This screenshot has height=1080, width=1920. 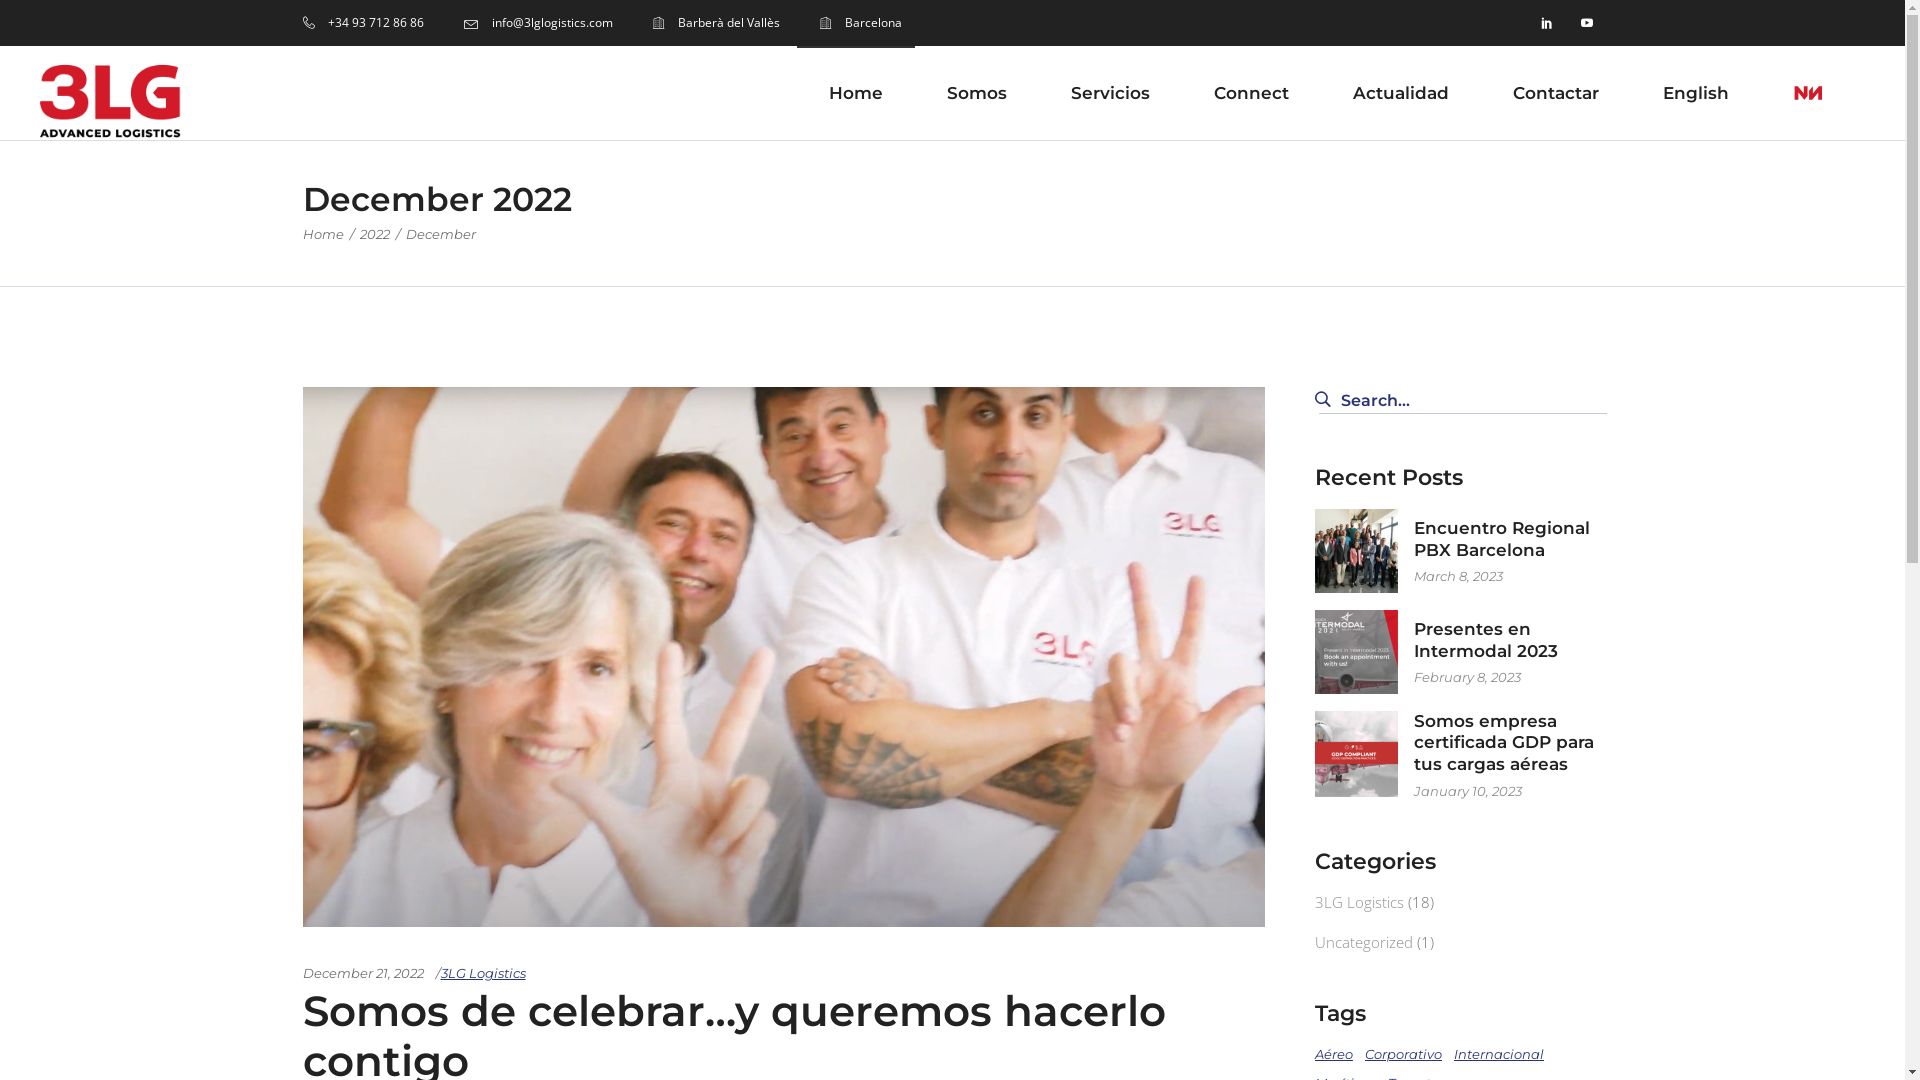 What do you see at coordinates (1498, 1053) in the screenshot?
I see `'Internacional'` at bounding box center [1498, 1053].